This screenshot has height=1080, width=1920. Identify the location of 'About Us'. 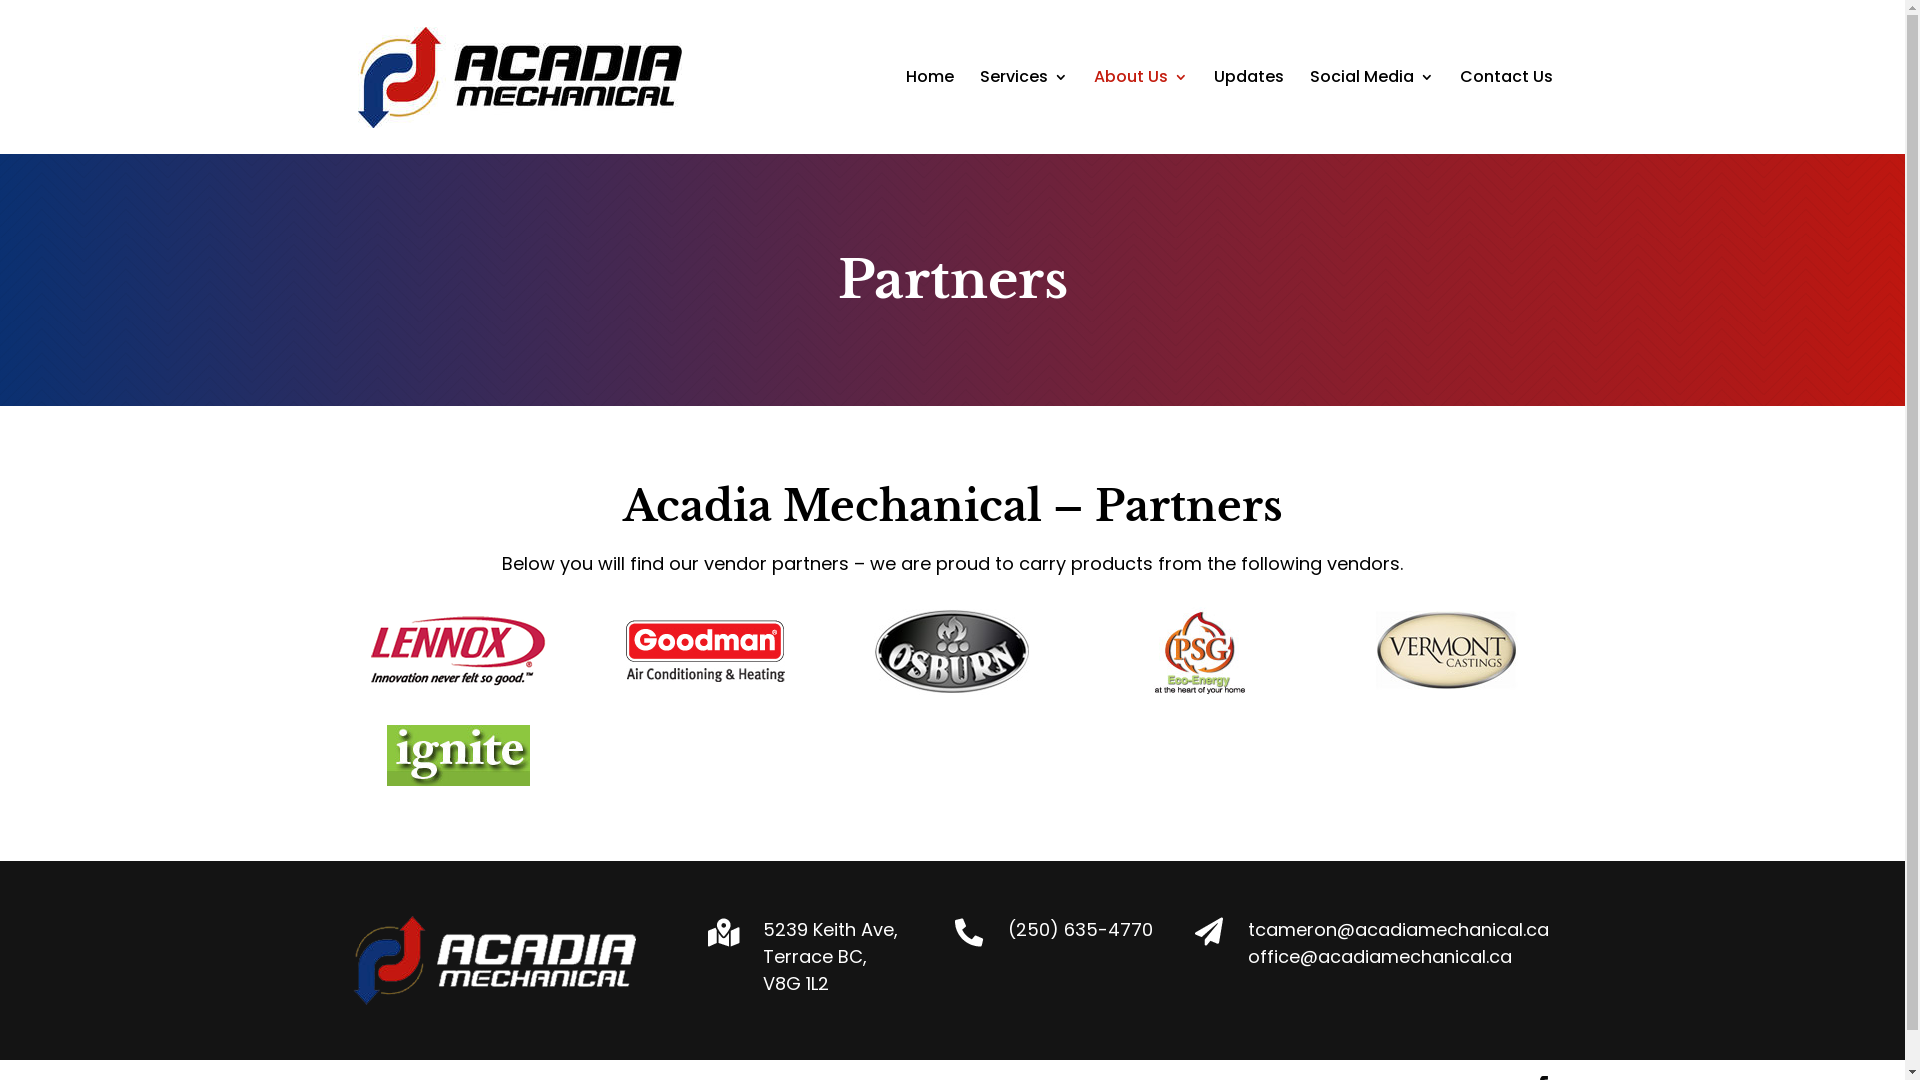
(1141, 111).